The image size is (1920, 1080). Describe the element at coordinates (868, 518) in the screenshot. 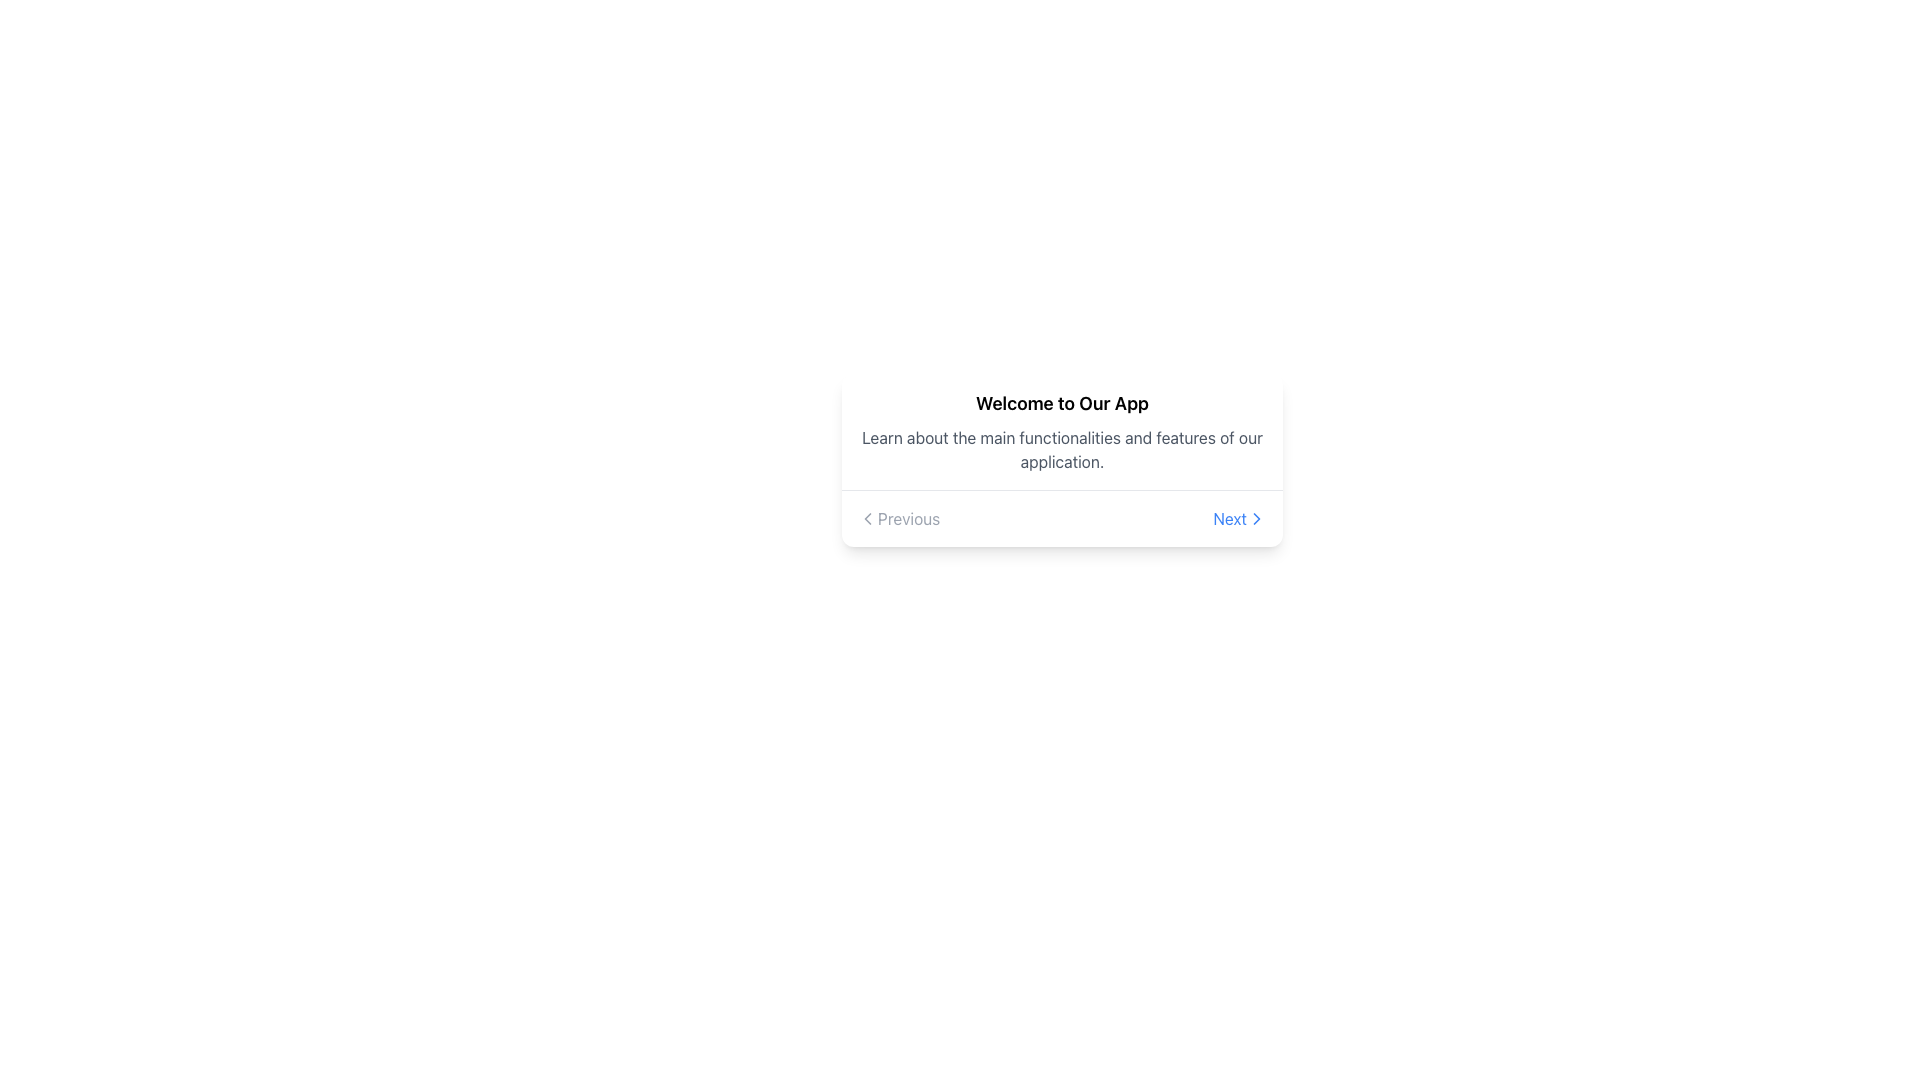

I see `the left-pointing chevron arrow icon next to the 'Previous' text in the navigation button at the bottom-left of the card` at that location.